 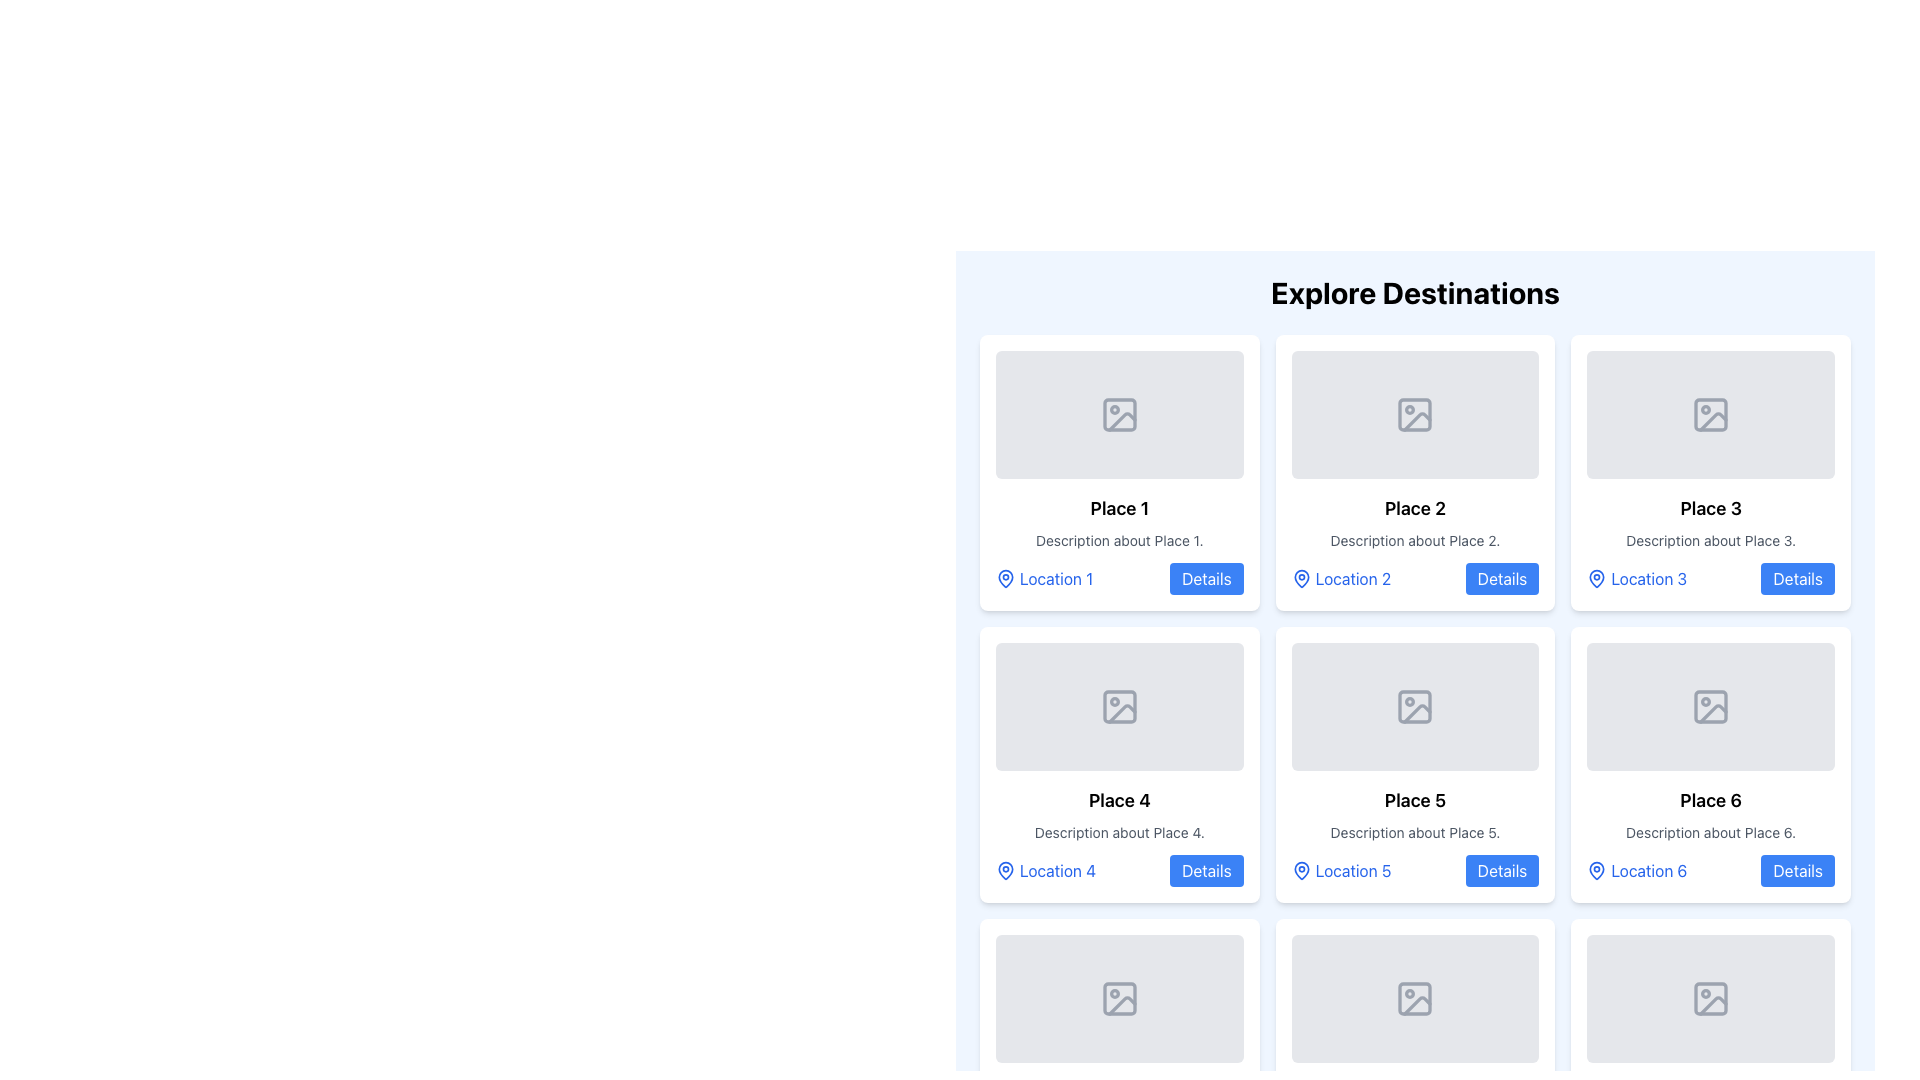 What do you see at coordinates (1710, 999) in the screenshot?
I see `the gray rounded square icon representing an image placeholder located in the 'Place 6' card at the bottom-center of the grid layout` at bounding box center [1710, 999].